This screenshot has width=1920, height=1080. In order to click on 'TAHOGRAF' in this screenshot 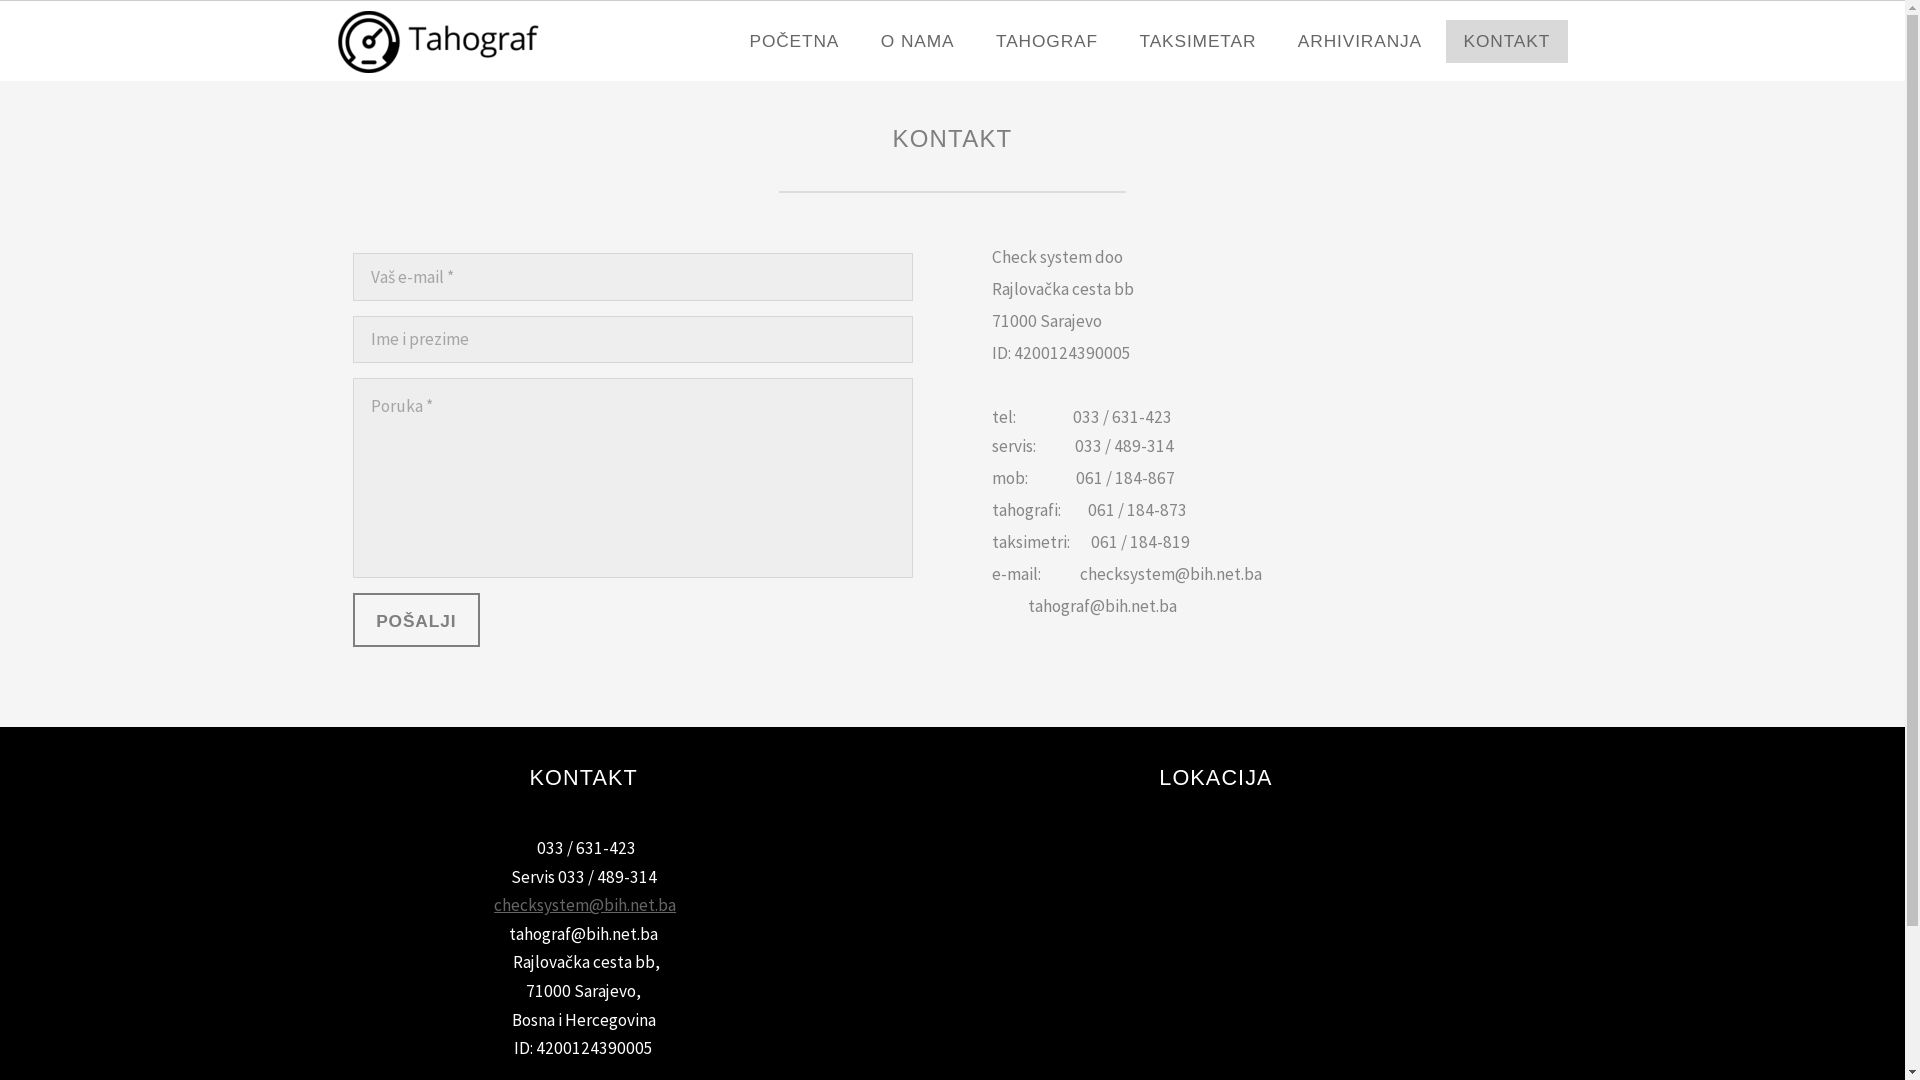, I will do `click(1046, 41)`.